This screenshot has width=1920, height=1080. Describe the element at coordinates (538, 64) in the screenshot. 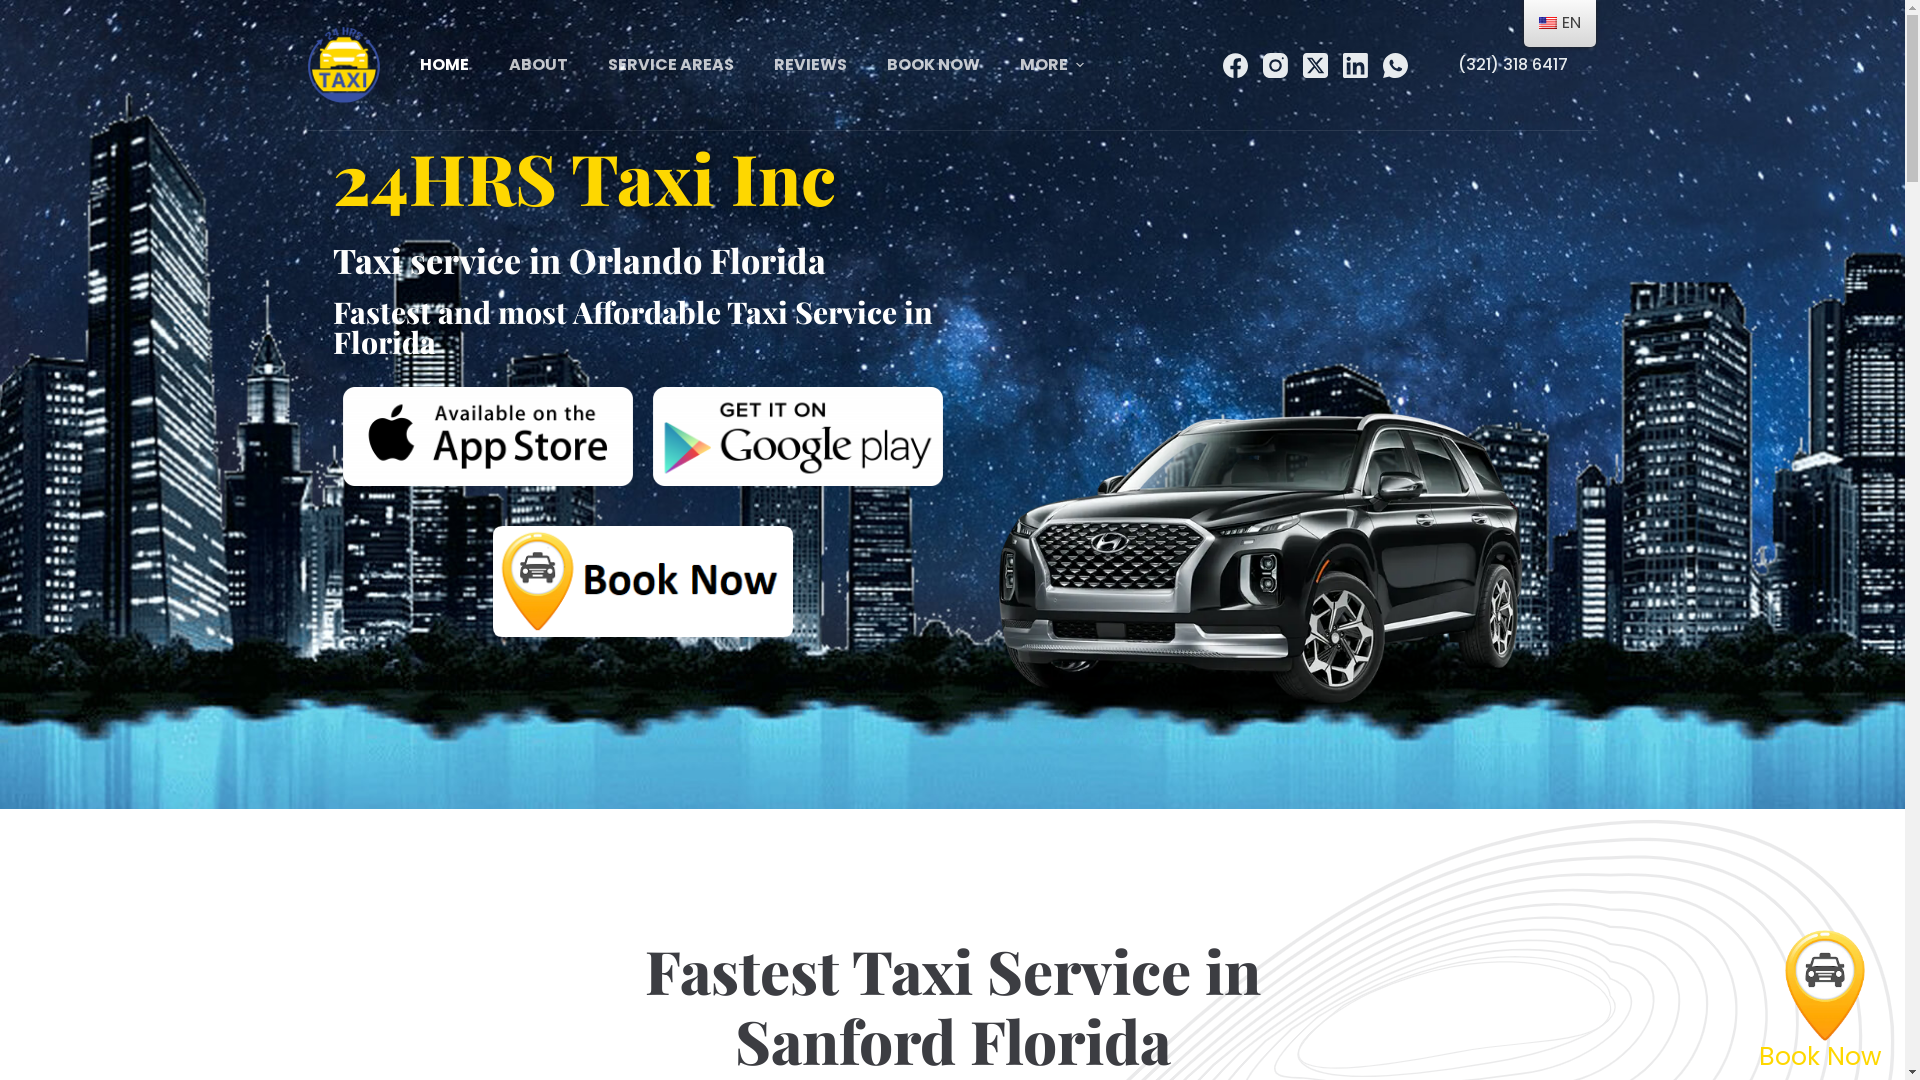

I see `'ABOUT'` at that location.